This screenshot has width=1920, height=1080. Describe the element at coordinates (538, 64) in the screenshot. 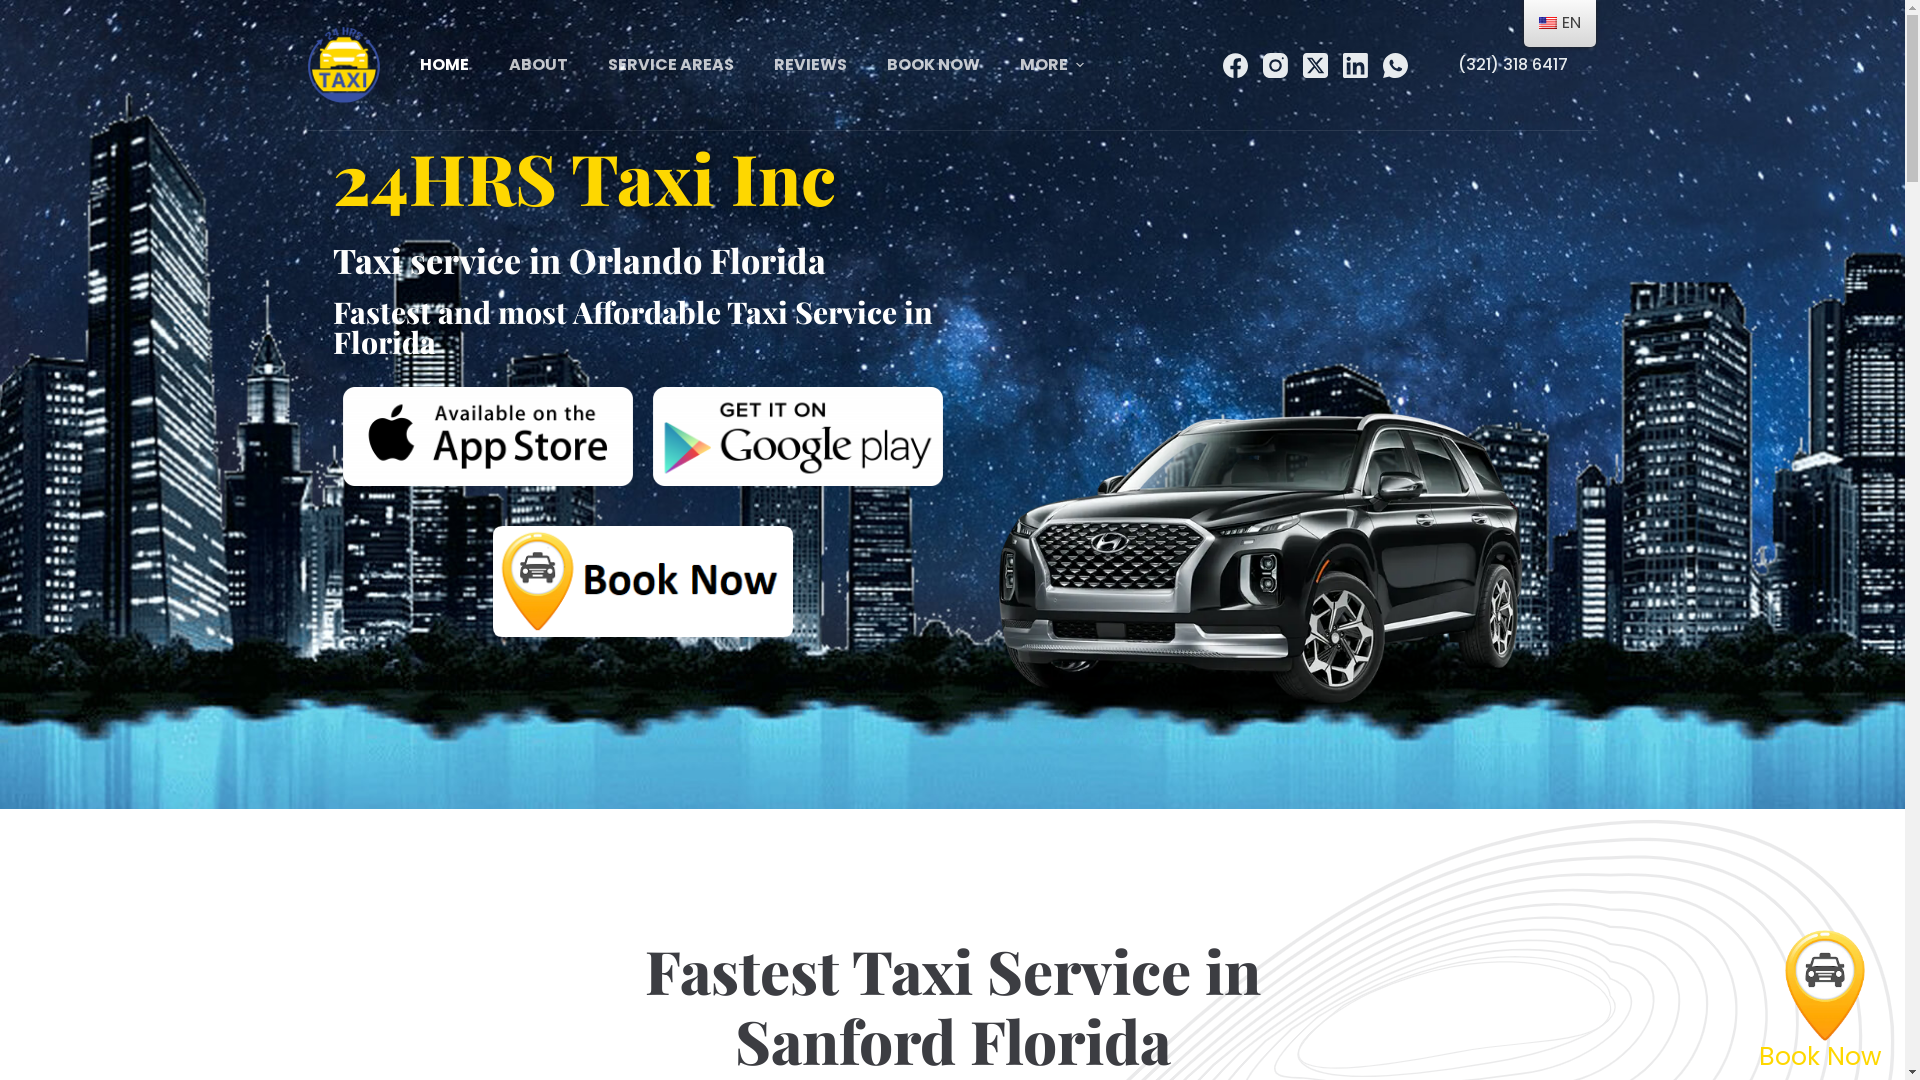

I see `'ABOUT'` at that location.